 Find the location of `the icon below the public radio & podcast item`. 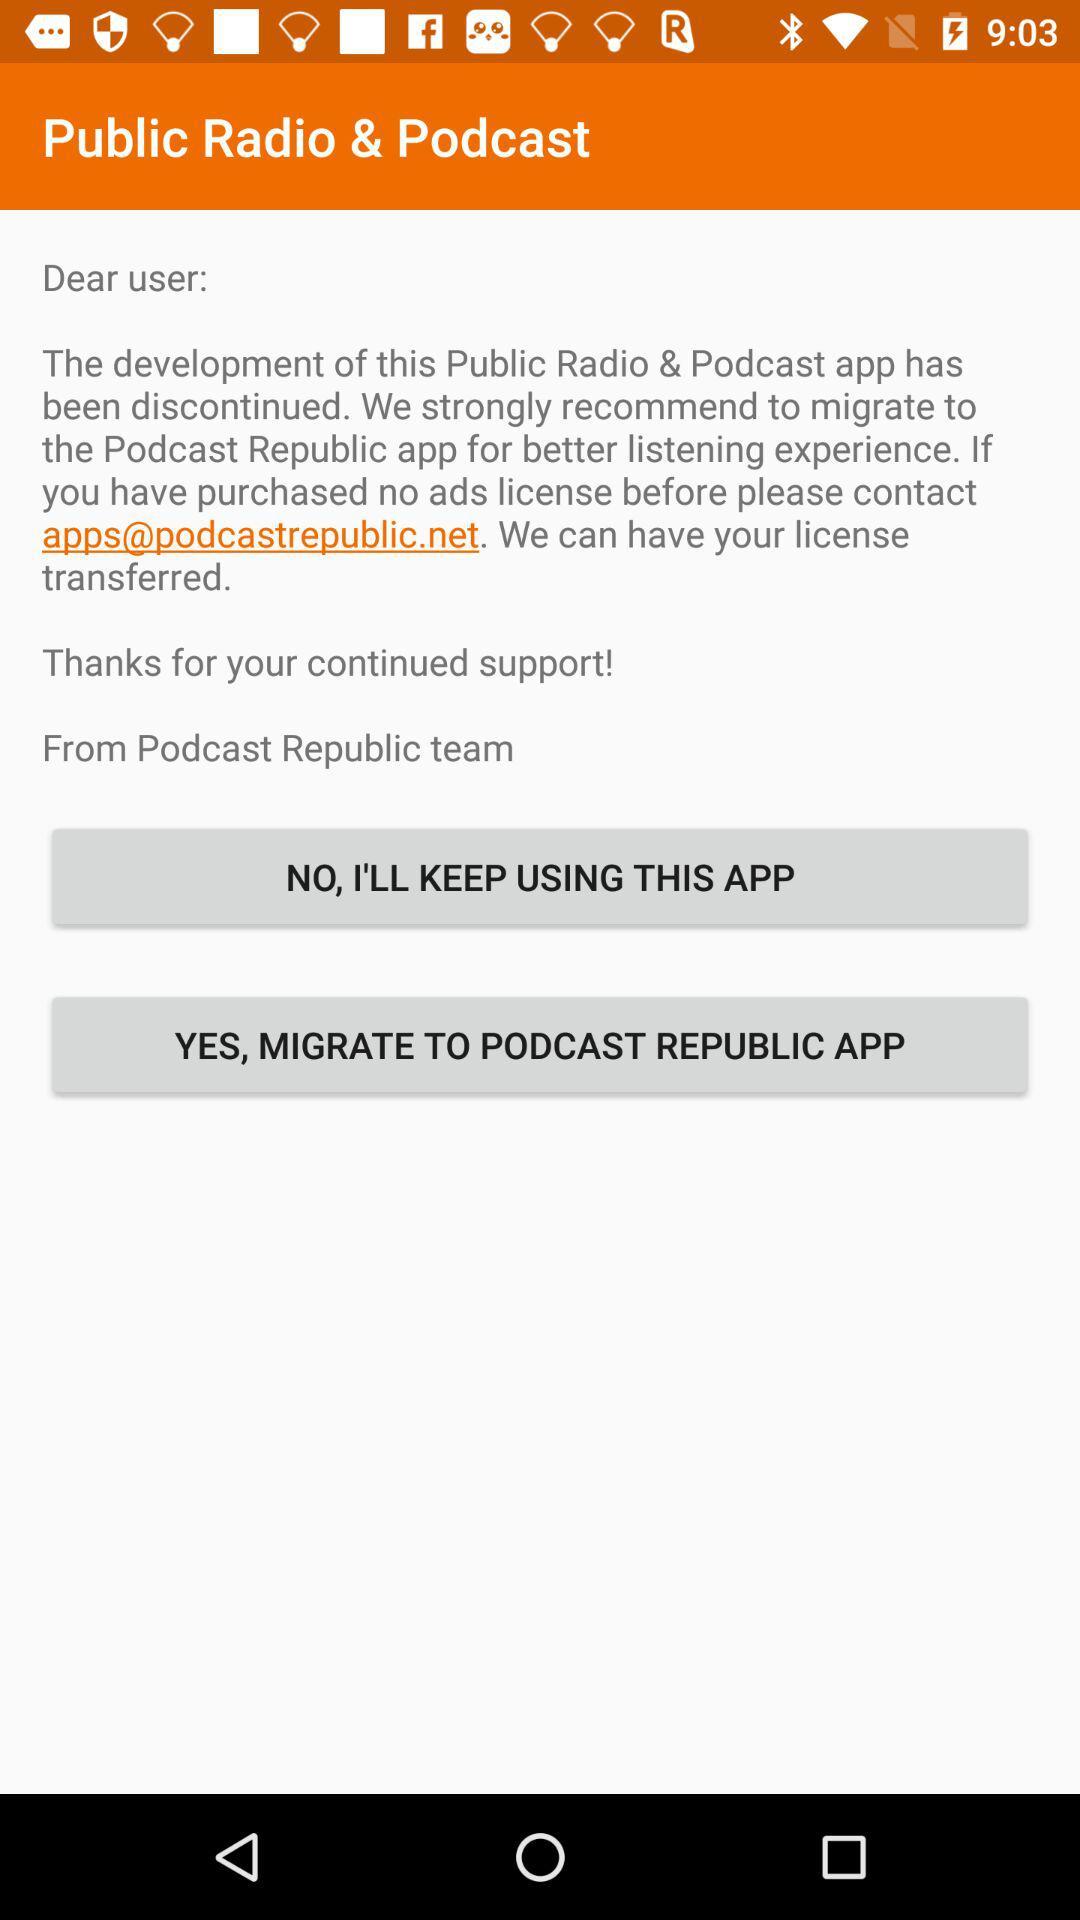

the icon below the public radio & podcast item is located at coordinates (540, 511).